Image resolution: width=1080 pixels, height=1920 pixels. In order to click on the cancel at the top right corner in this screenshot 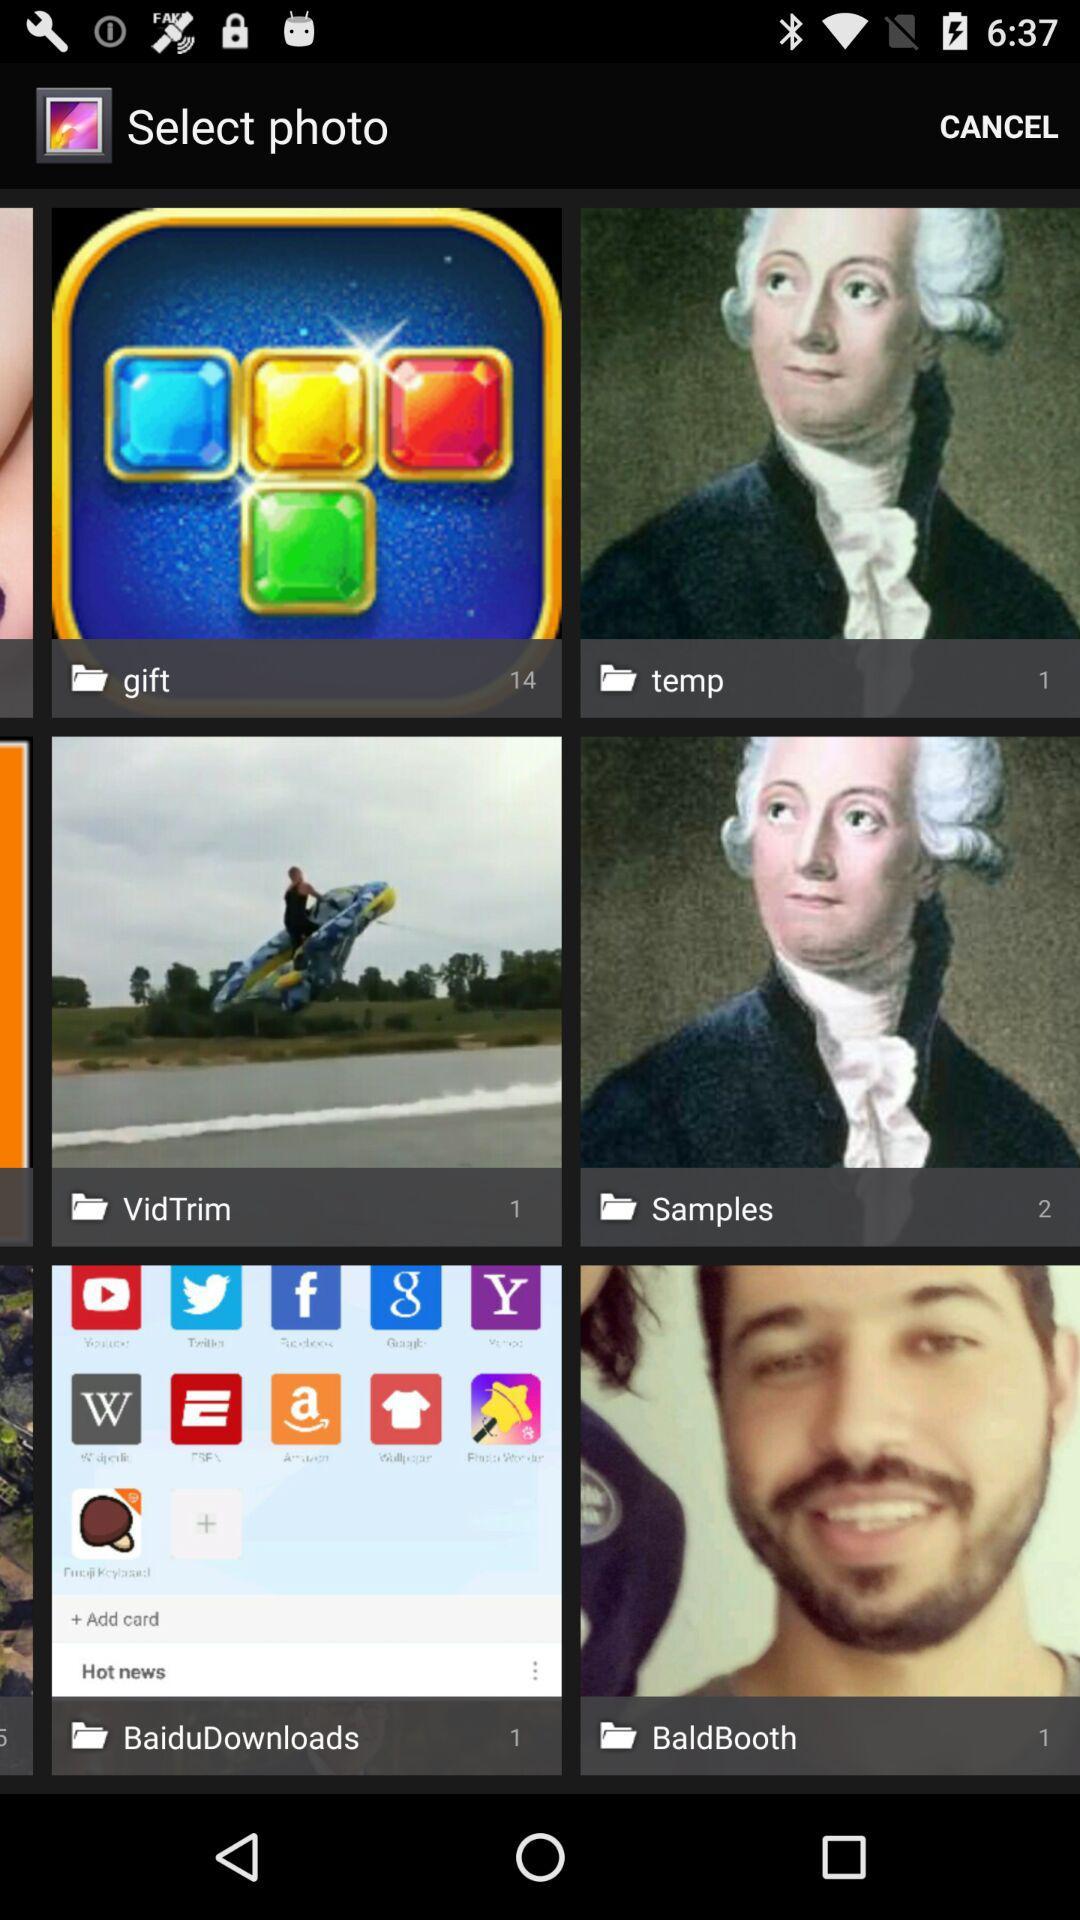, I will do `click(999, 124)`.